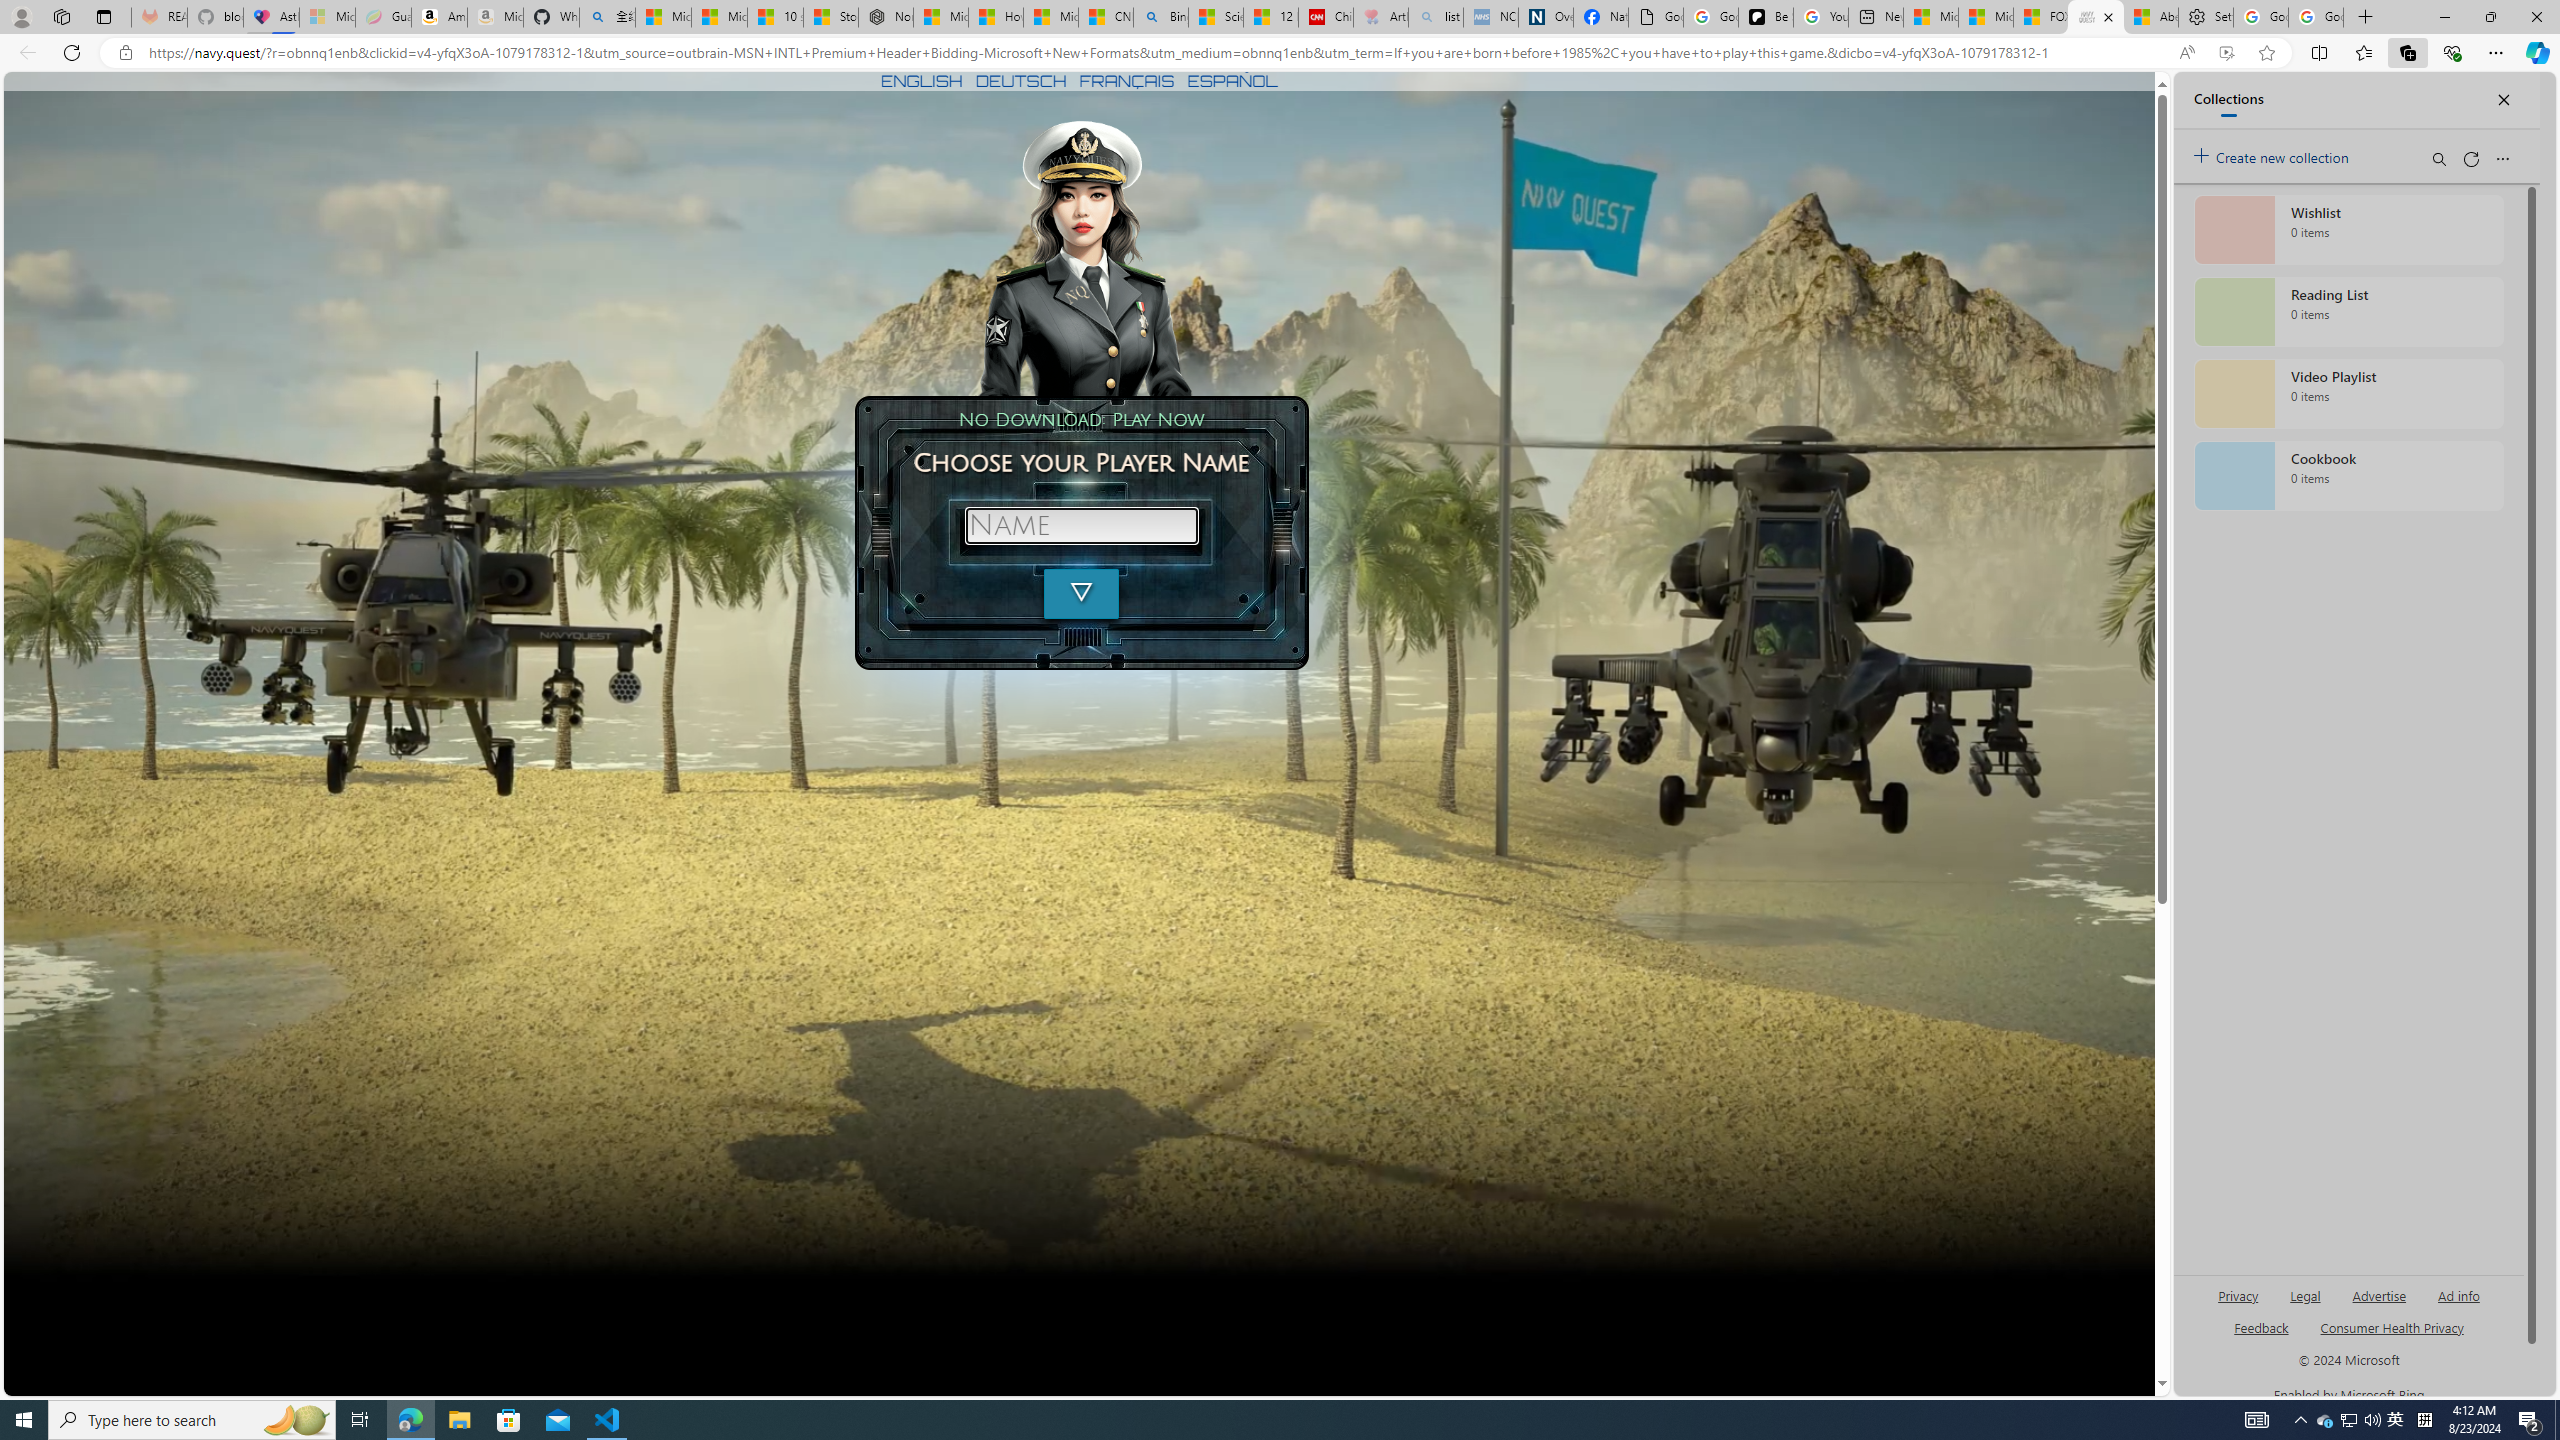  I want to click on 'Browser essentials', so click(2451, 51).